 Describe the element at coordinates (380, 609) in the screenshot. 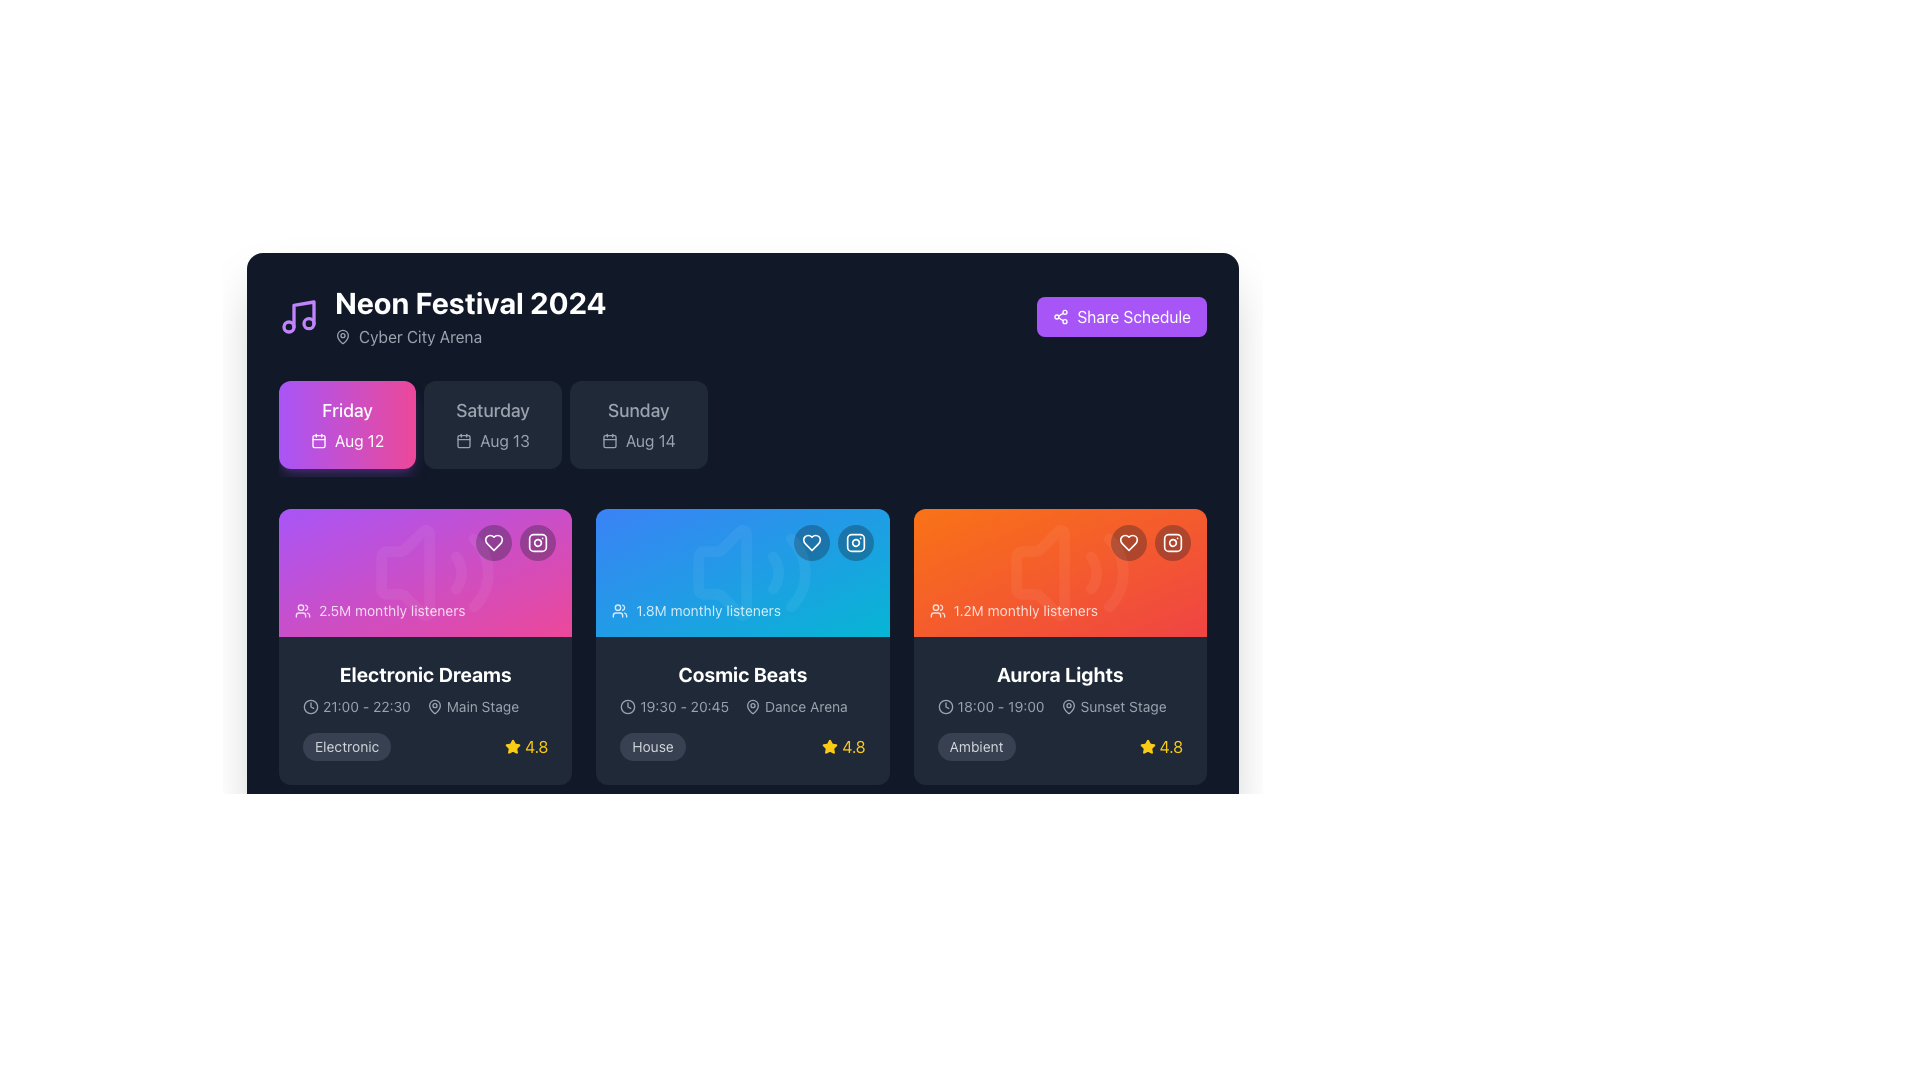

I see `text '2.5M monthly listeners' from the Text Label with Icon located at the bottom left corner of the 'Electronic Dreams' card` at that location.